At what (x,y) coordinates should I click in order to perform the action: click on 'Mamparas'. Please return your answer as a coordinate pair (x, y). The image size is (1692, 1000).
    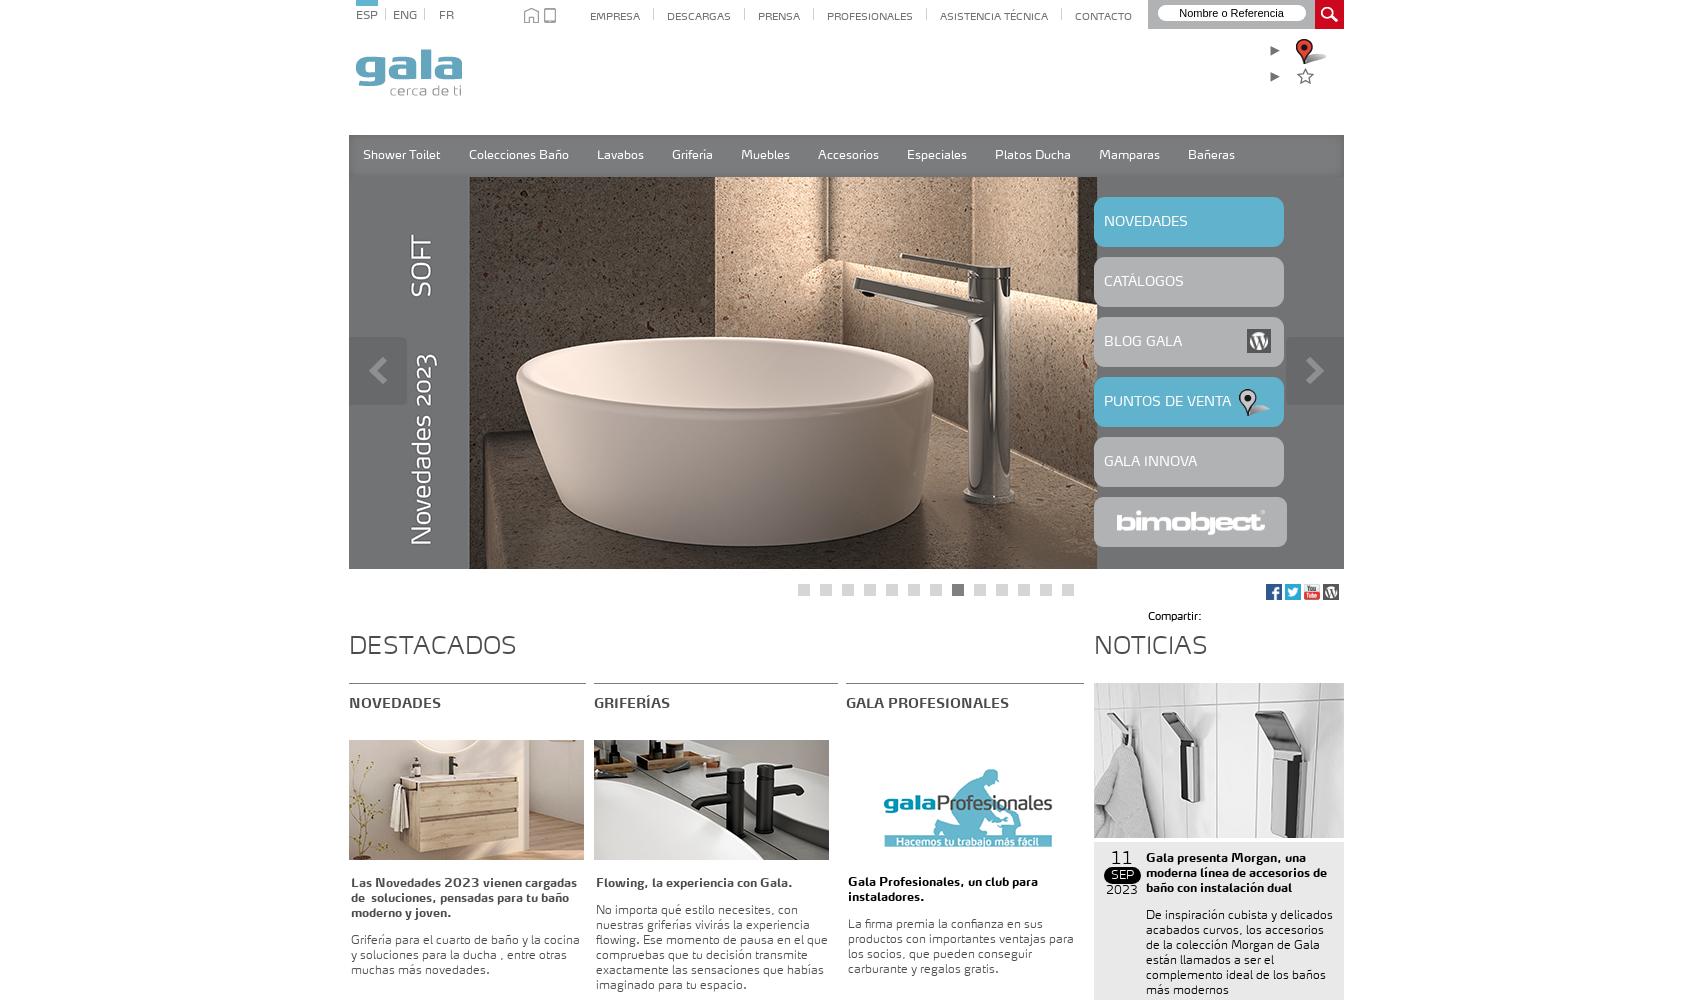
    Looking at the image, I should click on (1128, 156).